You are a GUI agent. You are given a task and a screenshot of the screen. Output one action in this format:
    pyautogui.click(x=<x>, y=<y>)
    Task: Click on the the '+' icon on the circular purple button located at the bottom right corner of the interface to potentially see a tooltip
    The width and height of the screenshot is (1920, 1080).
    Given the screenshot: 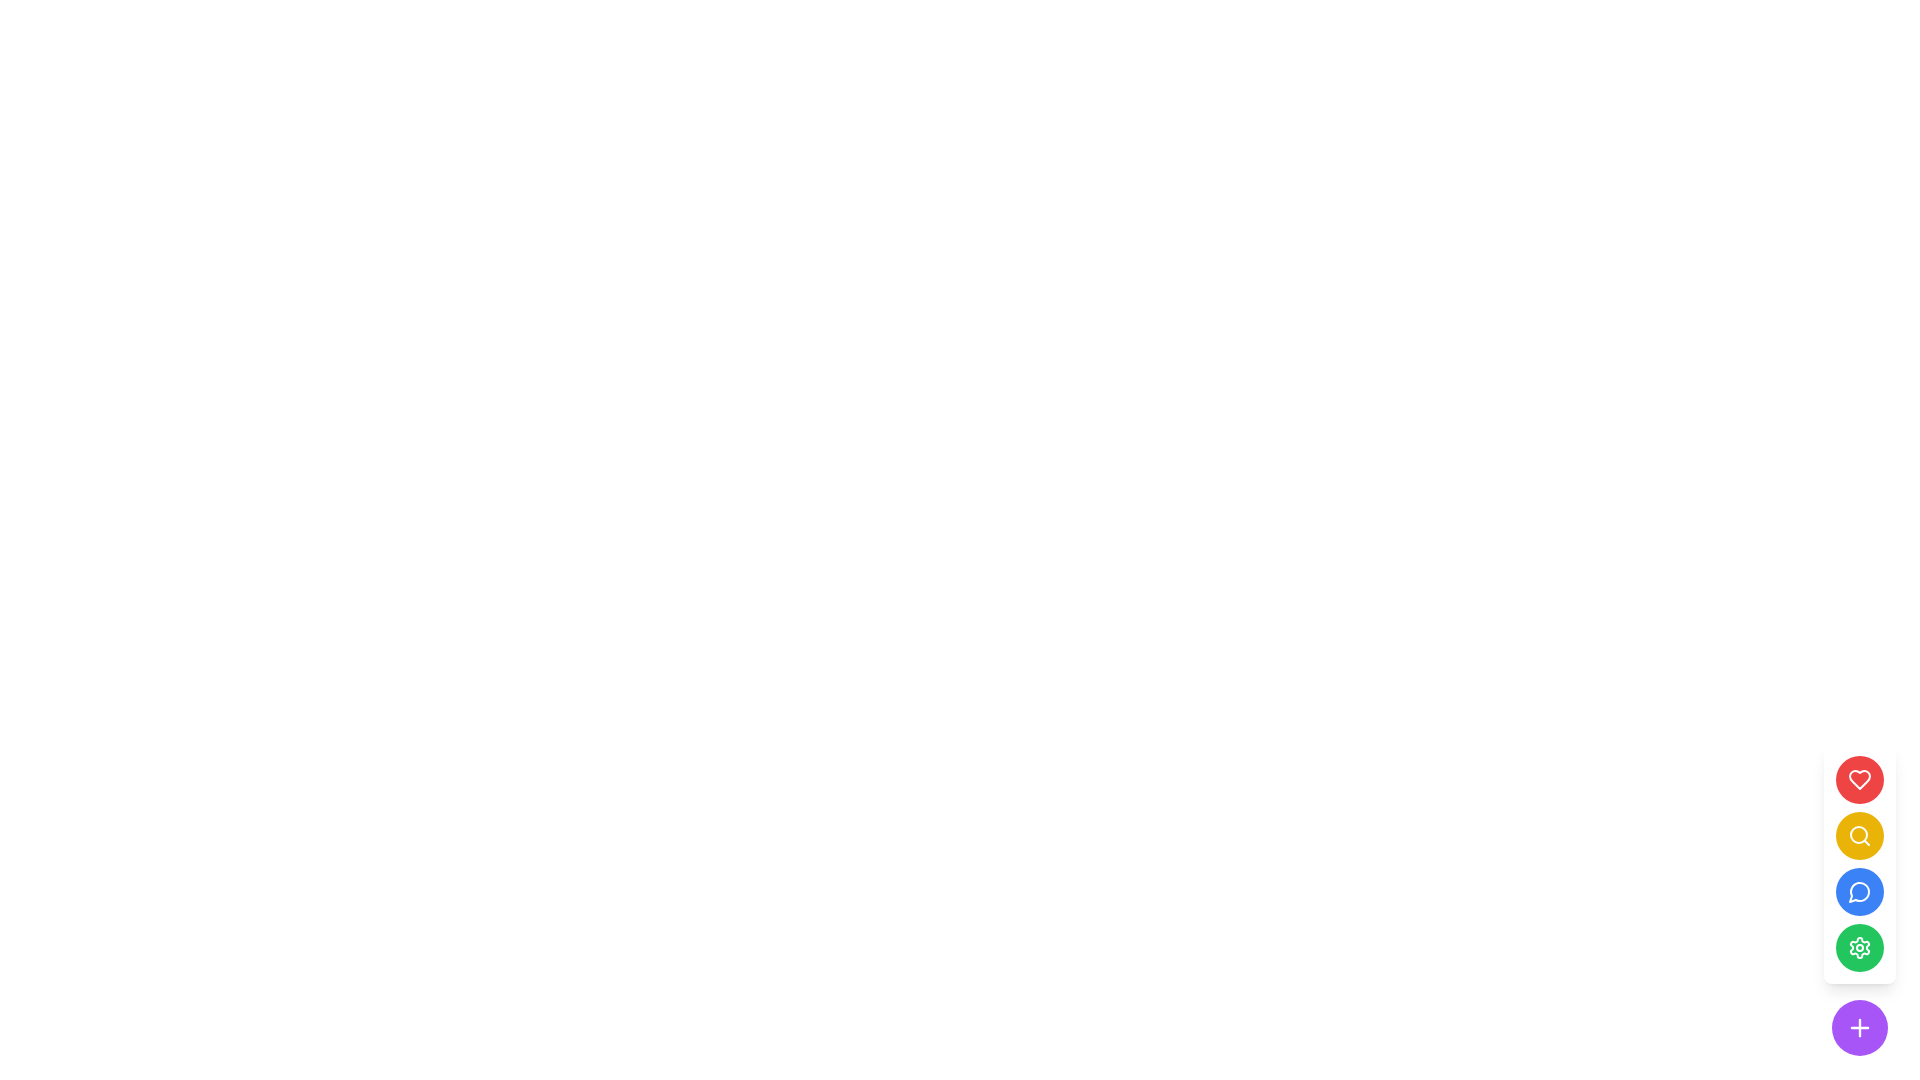 What is the action you would take?
    pyautogui.click(x=1859, y=1028)
    